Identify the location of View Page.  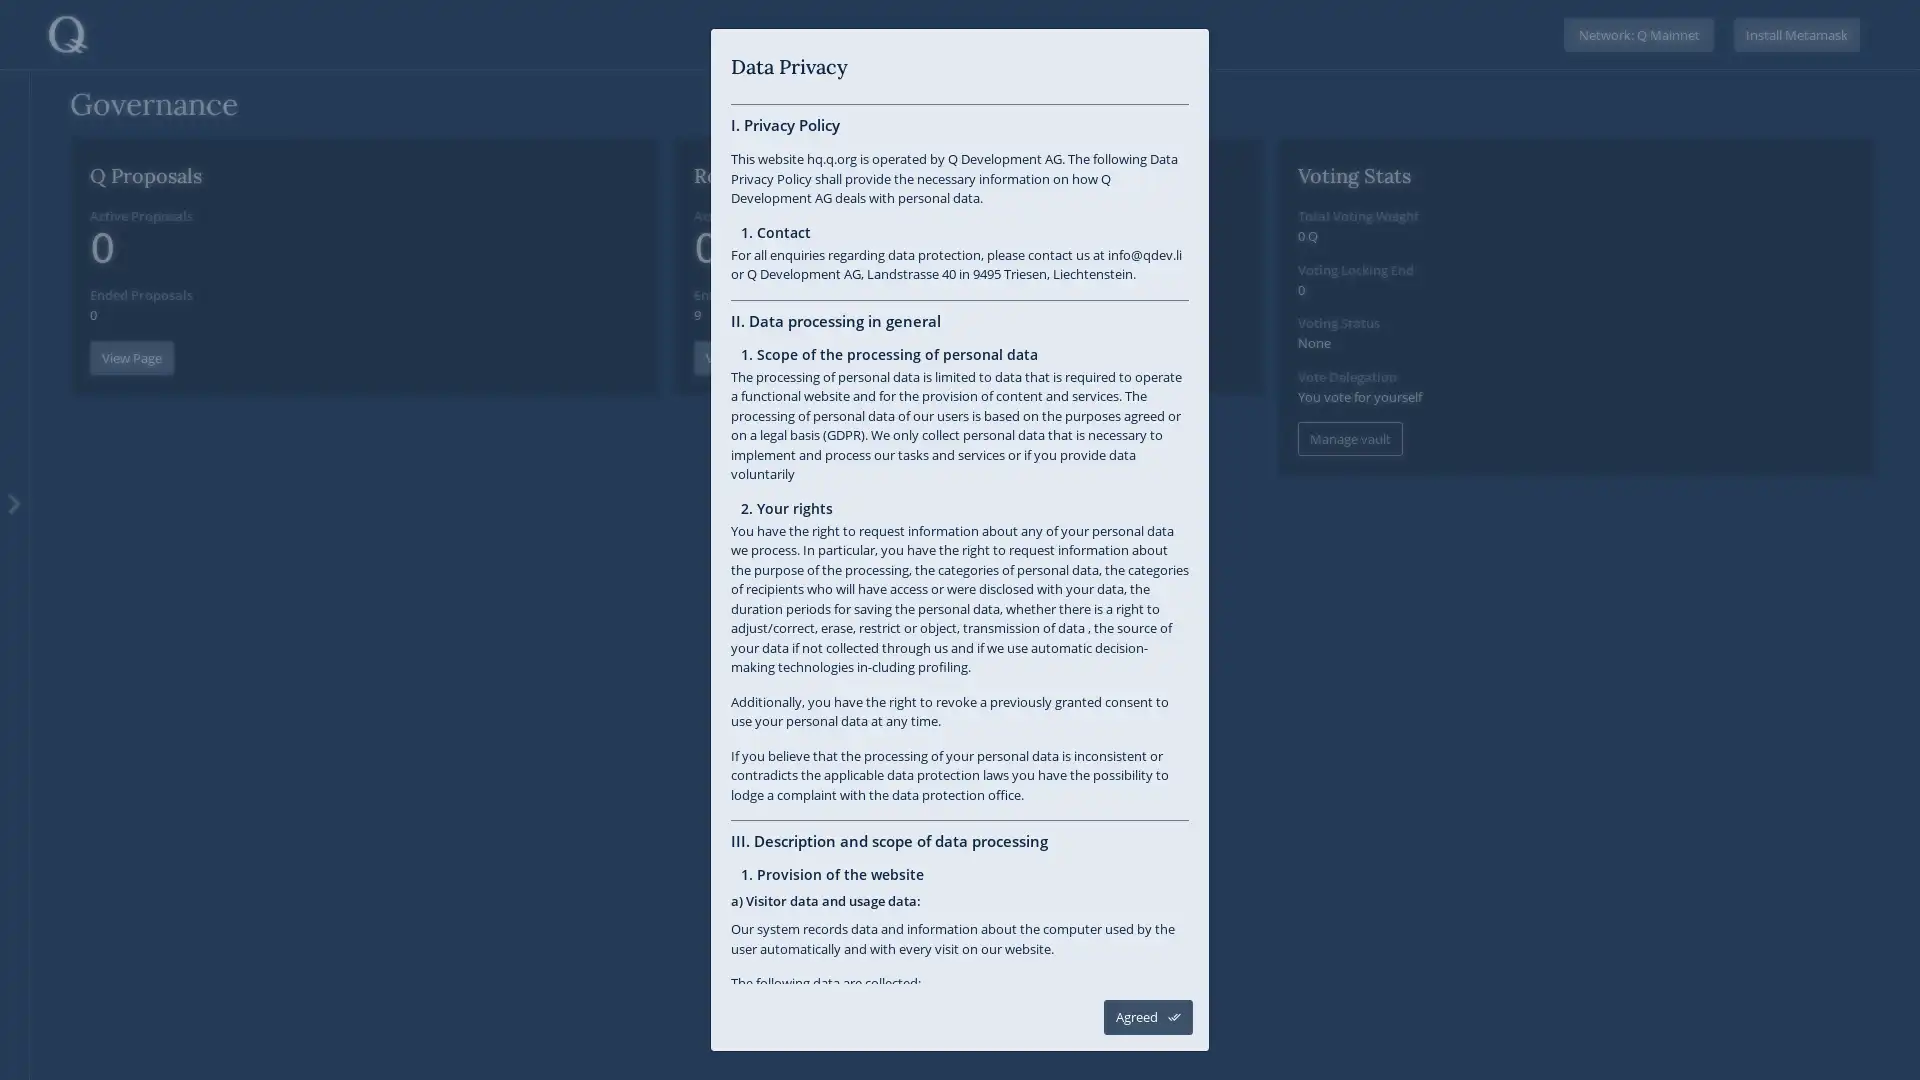
(734, 356).